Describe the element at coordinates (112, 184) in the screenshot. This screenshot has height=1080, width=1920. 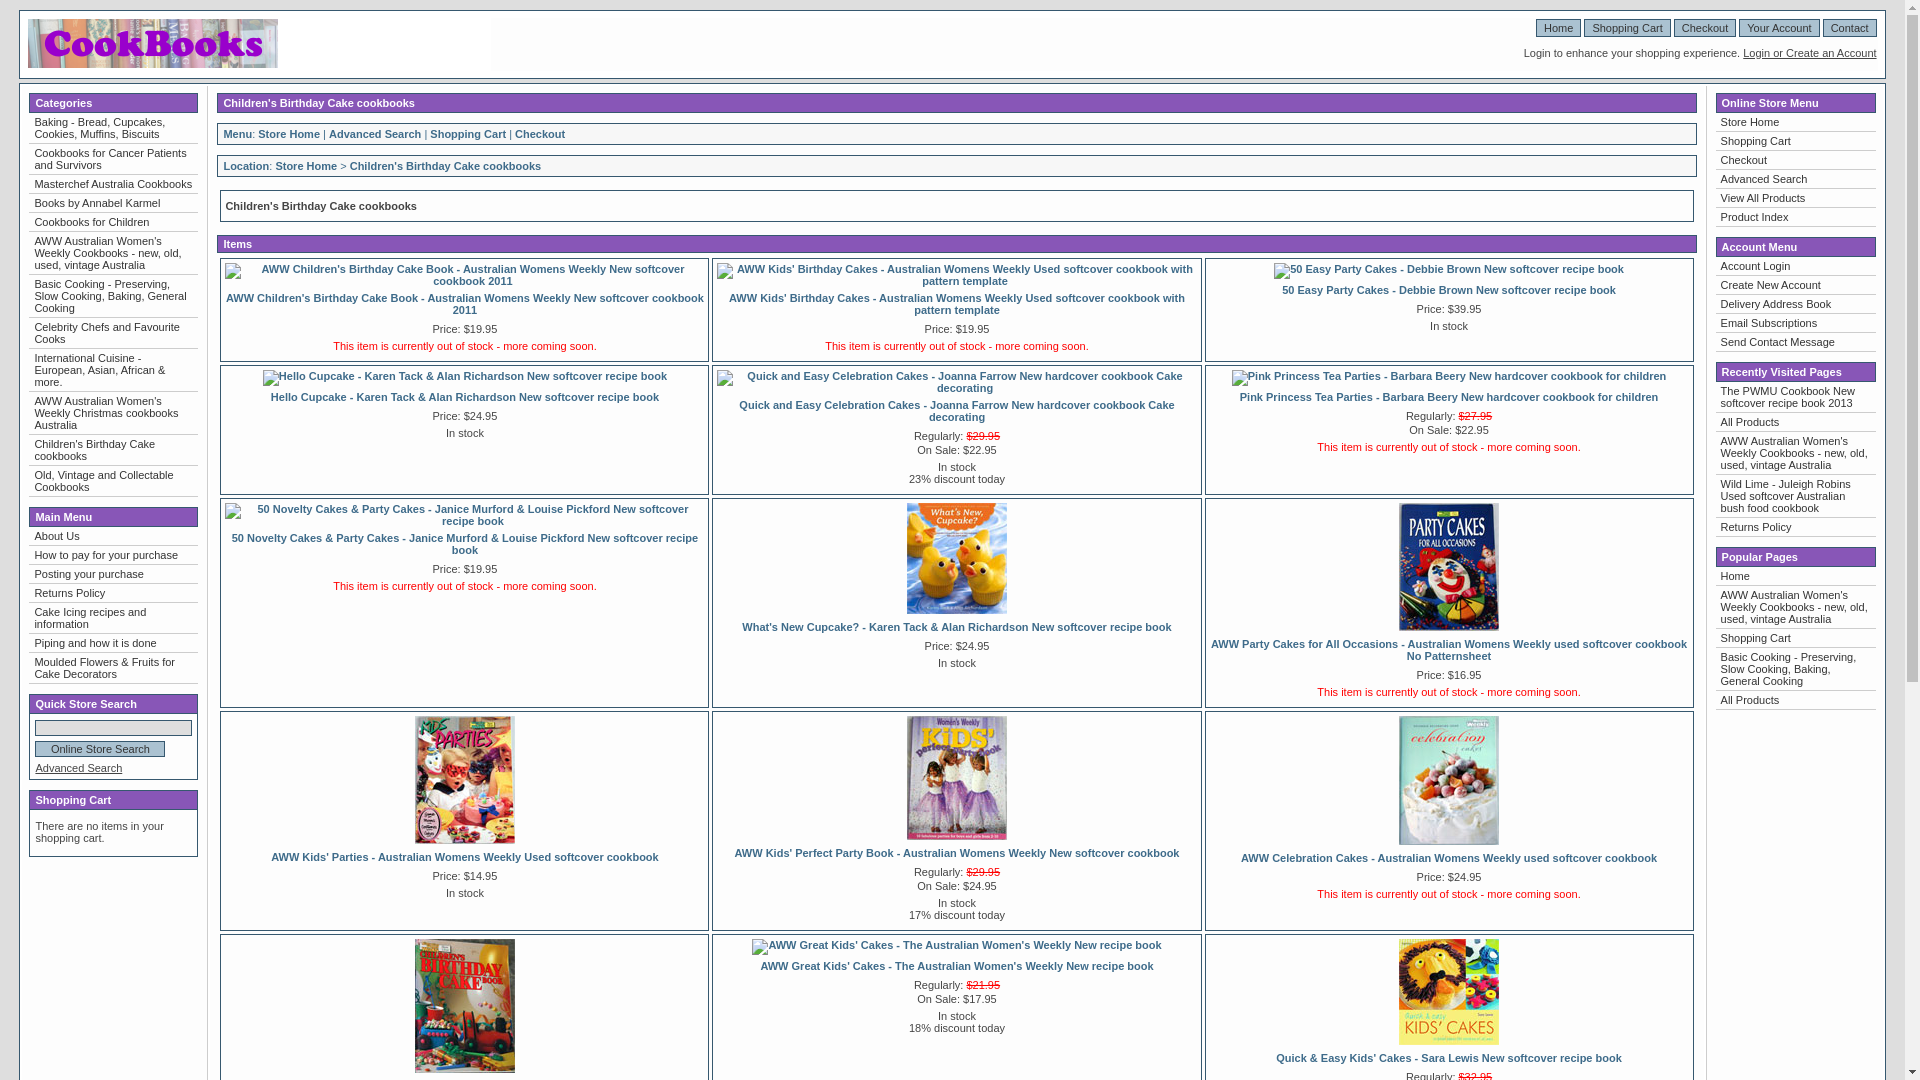
I see `'Masterchef Australia Cookbooks'` at that location.